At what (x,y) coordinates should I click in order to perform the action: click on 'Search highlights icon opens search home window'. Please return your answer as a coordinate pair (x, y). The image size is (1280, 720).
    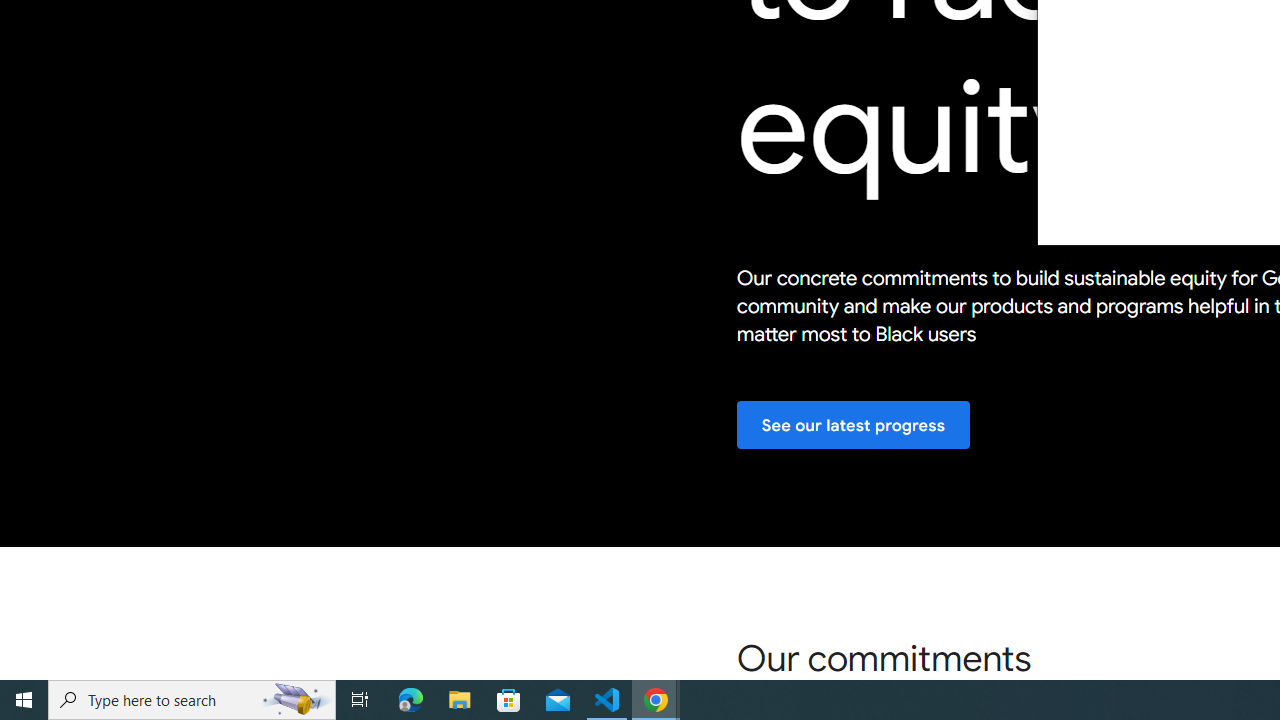
    Looking at the image, I should click on (294, 698).